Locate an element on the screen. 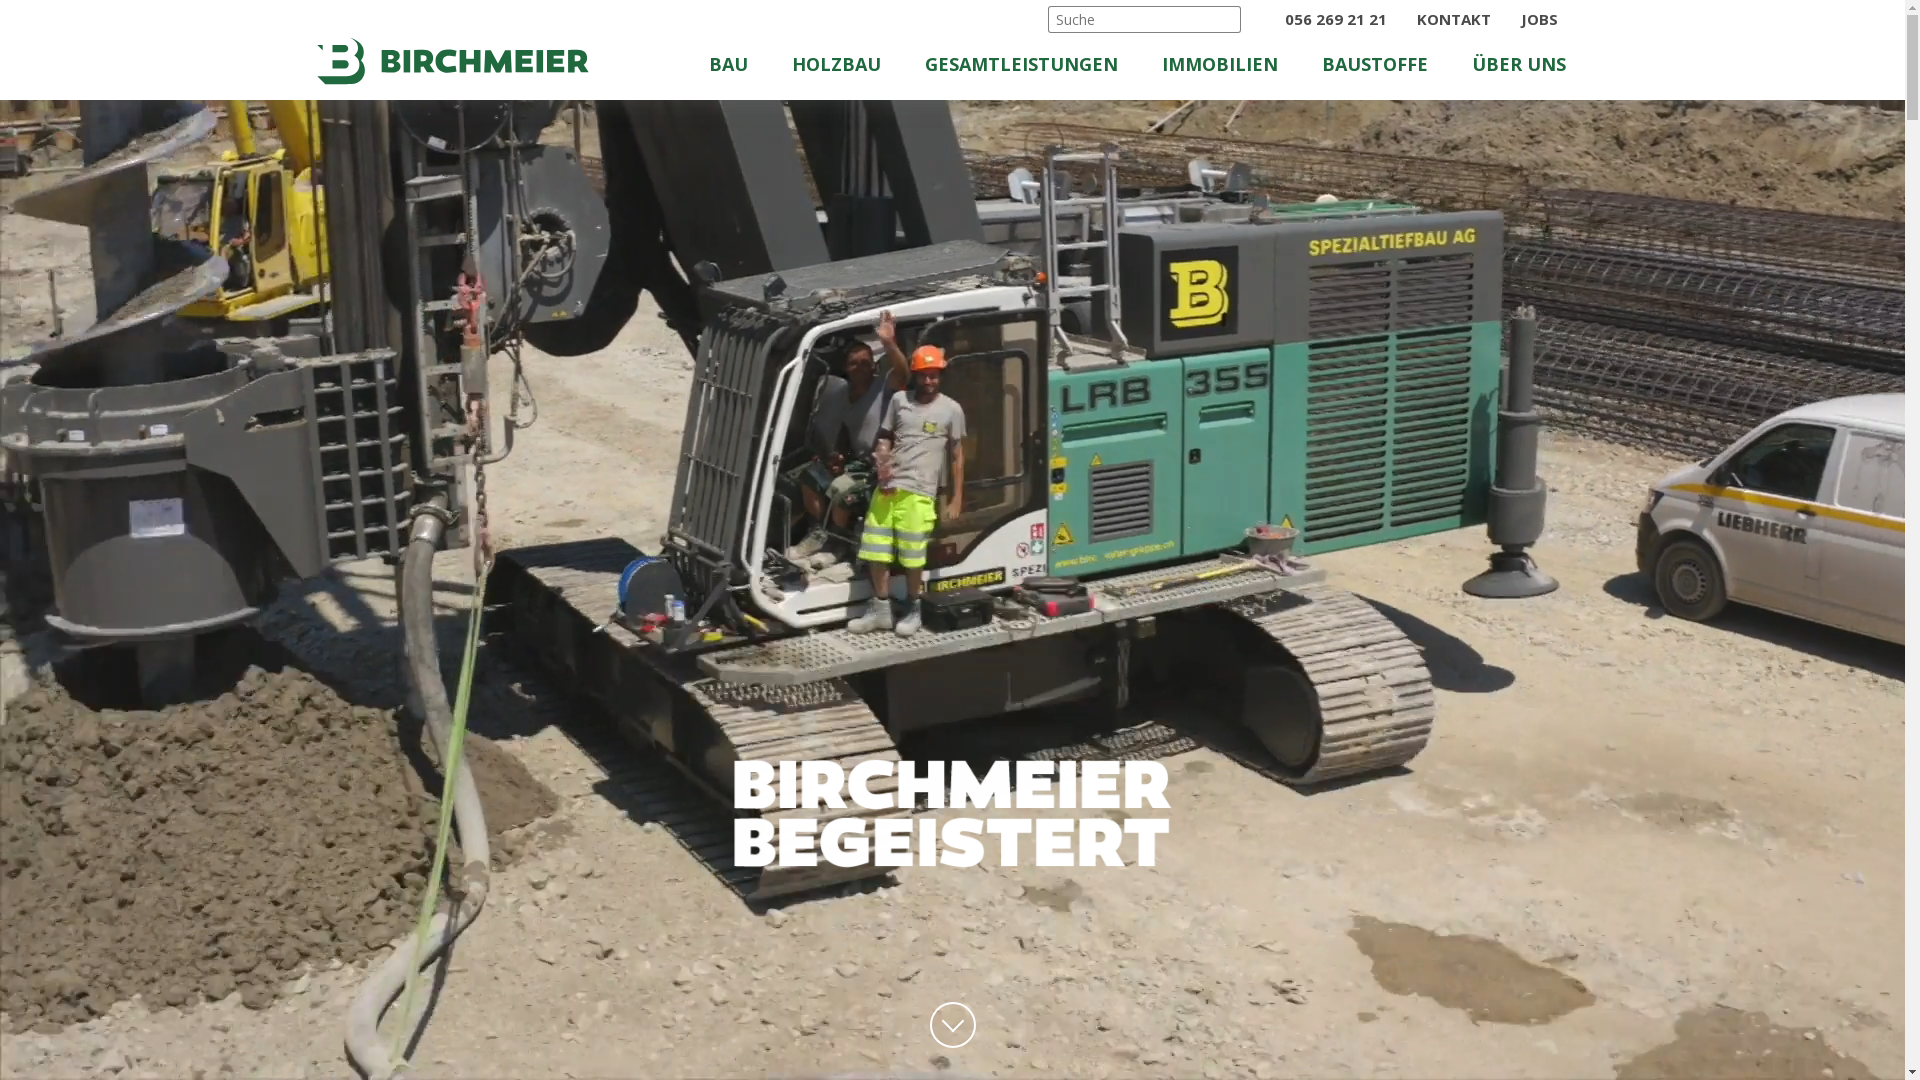  'HOLZBAU' is located at coordinates (854, 68).